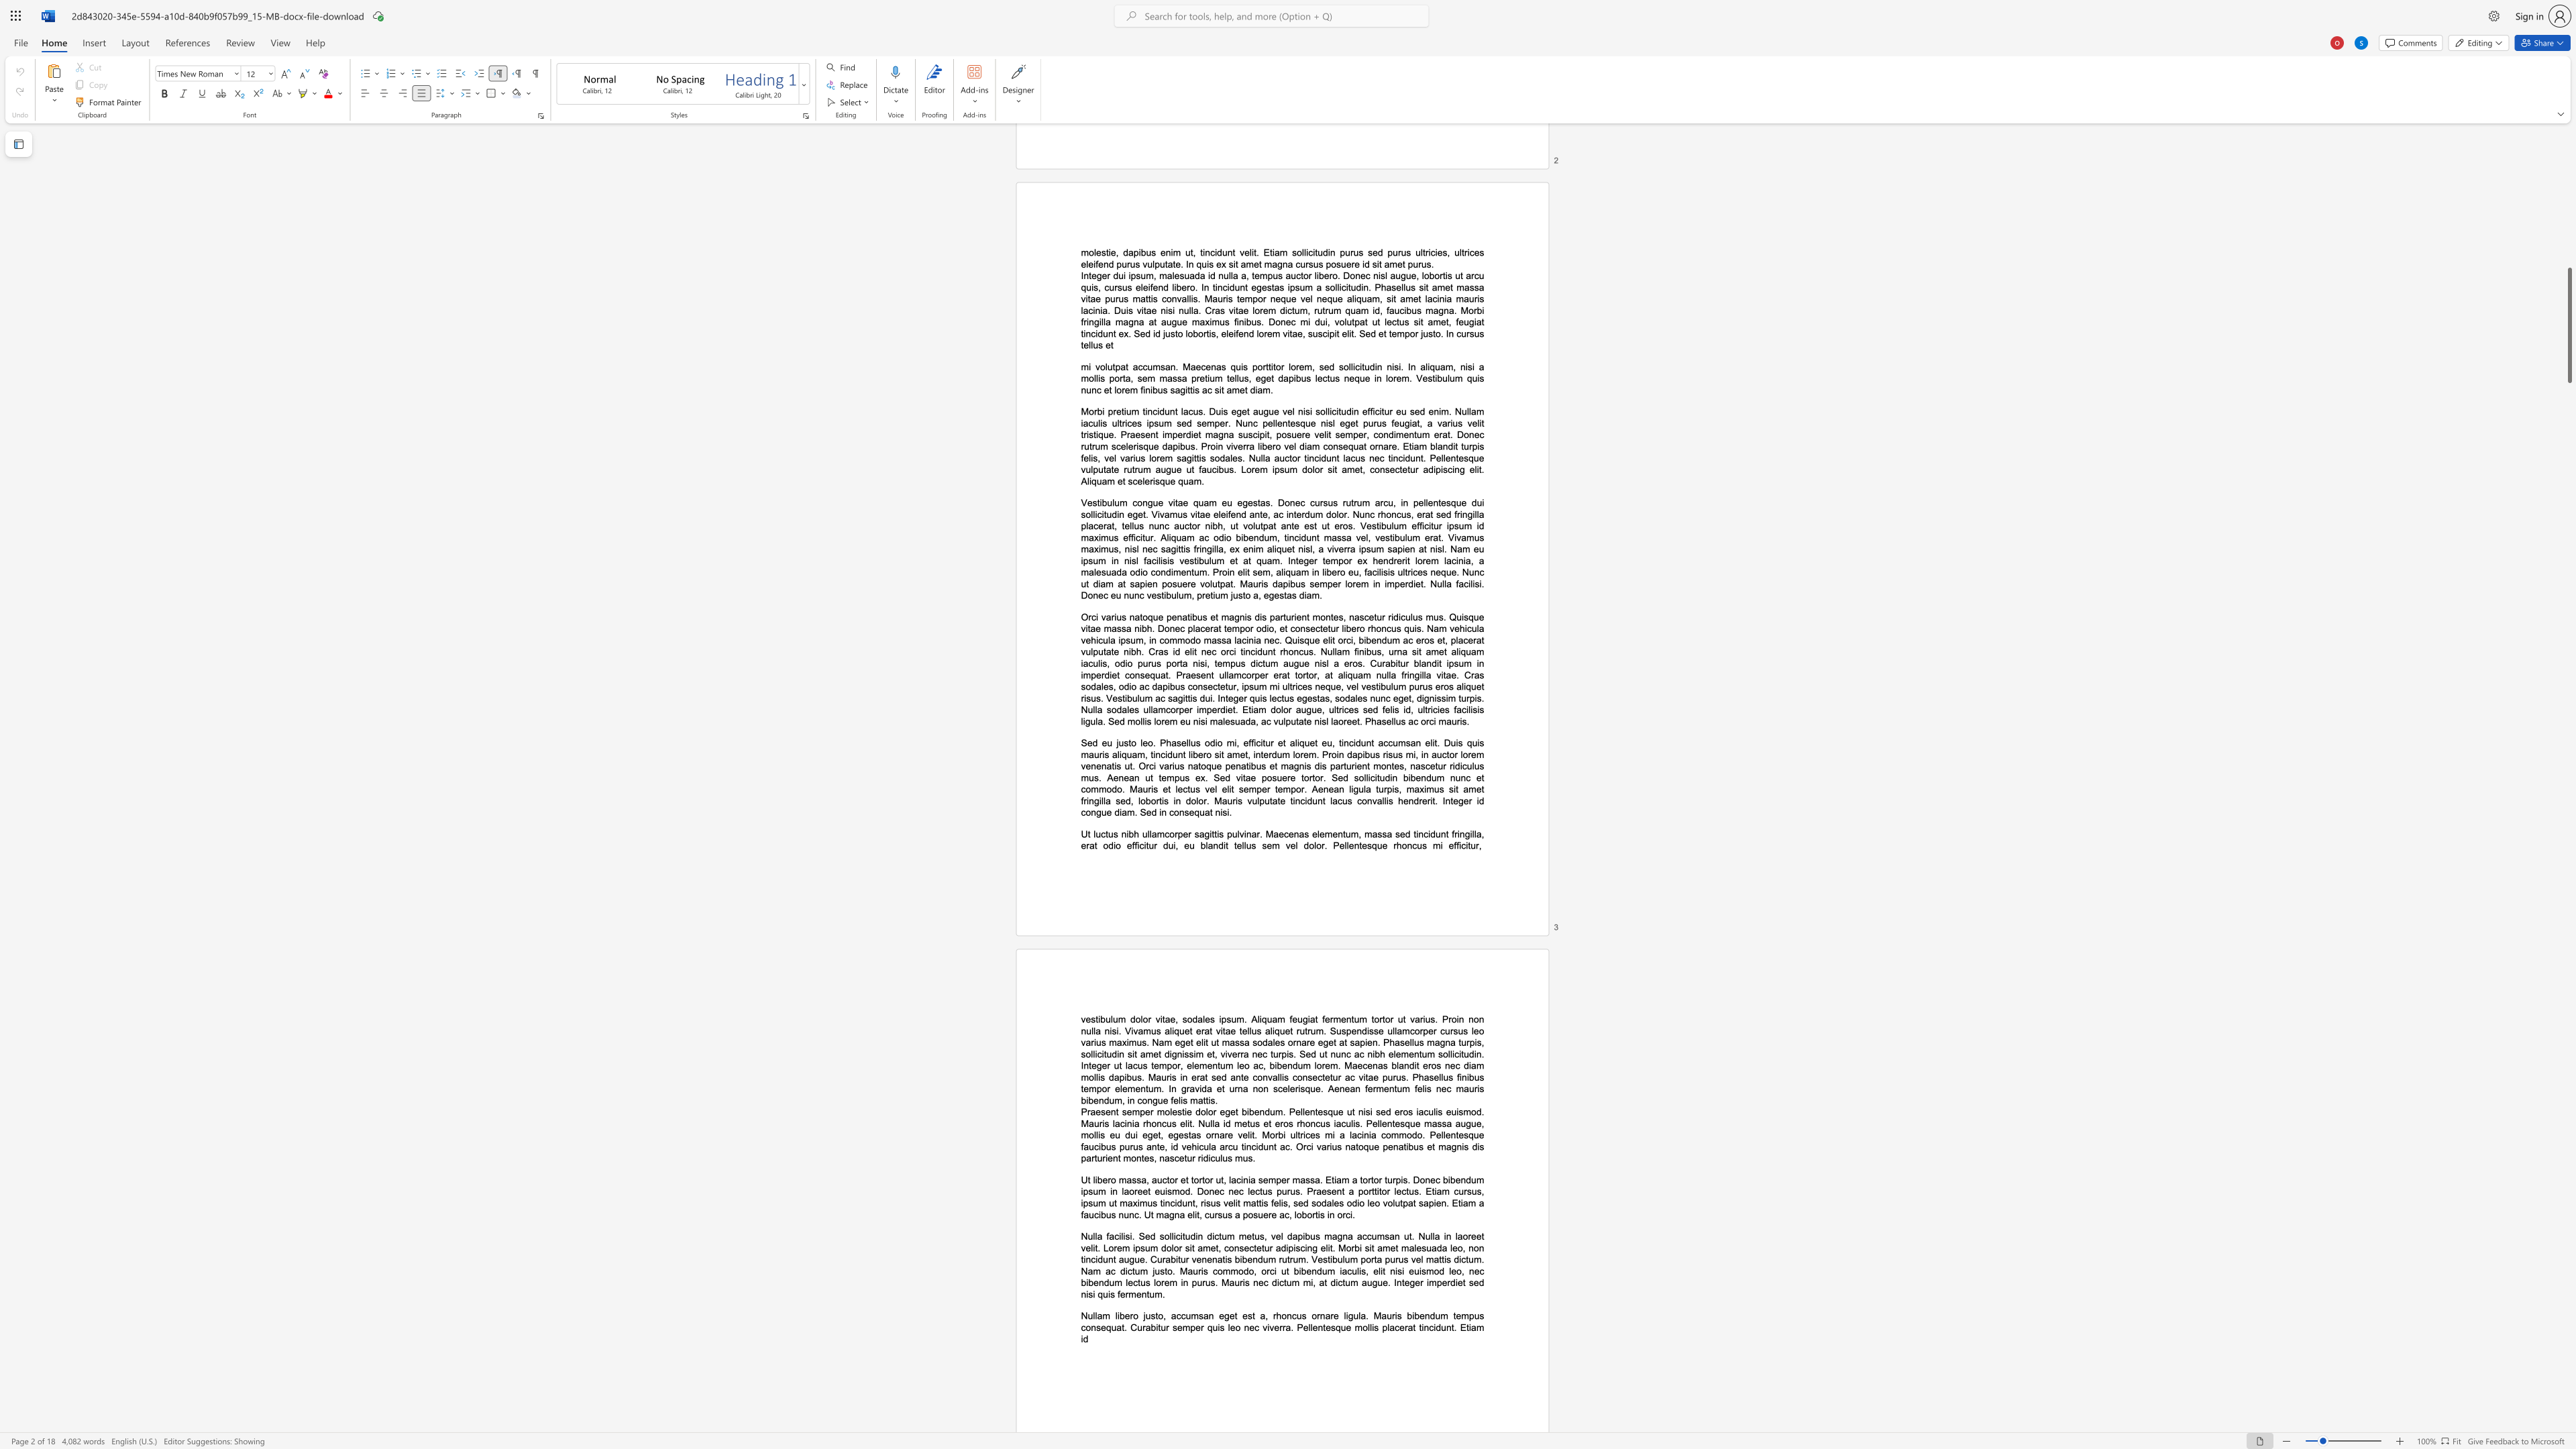 The image size is (2576, 1449). What do you see at coordinates (1232, 755) in the screenshot?
I see `the subset text "met, interdum lorem. Proin dapibus risus mi, in auctor lorem venenatis ut. Orci varius natoque penatibus et magnis dis parturient montes, nascetur ridiculus mus. Aenean ut tempus ex. Sed vitae posuere tortor. Sed sollicitudin bibendum nunc et commodo. Mauris et lectus vel elit semper tempor. Aenean ligula turpis, maximus sit amet fringilla sed, lobortis in dolor. Mauris vulpu" within the text "Sed eu justo leo. Phasellus odio mi, efficitur et aliquet eu, tincidunt accumsan elit. Duis quis mauris aliquam, tincidunt libero sit amet, interdum lorem. Proin dapibus risus mi, in auctor lorem venenatis ut. Orci varius natoque penatibus et magnis dis parturient montes, nascetur ridiculus mus. Aenean ut tempus ex. Sed vitae posuere tortor. Sed sollicitudin bibendum nunc et commodo. Mauris et lectus vel elit semper tempor. Aenean ligula turpis, maximus sit amet fringilla sed, lobortis in dolor. Mauris vulputate tincidunt lacus convallis hendrerit. Integer id congue diam. Sed in consequat nisi."` at bounding box center [1232, 755].